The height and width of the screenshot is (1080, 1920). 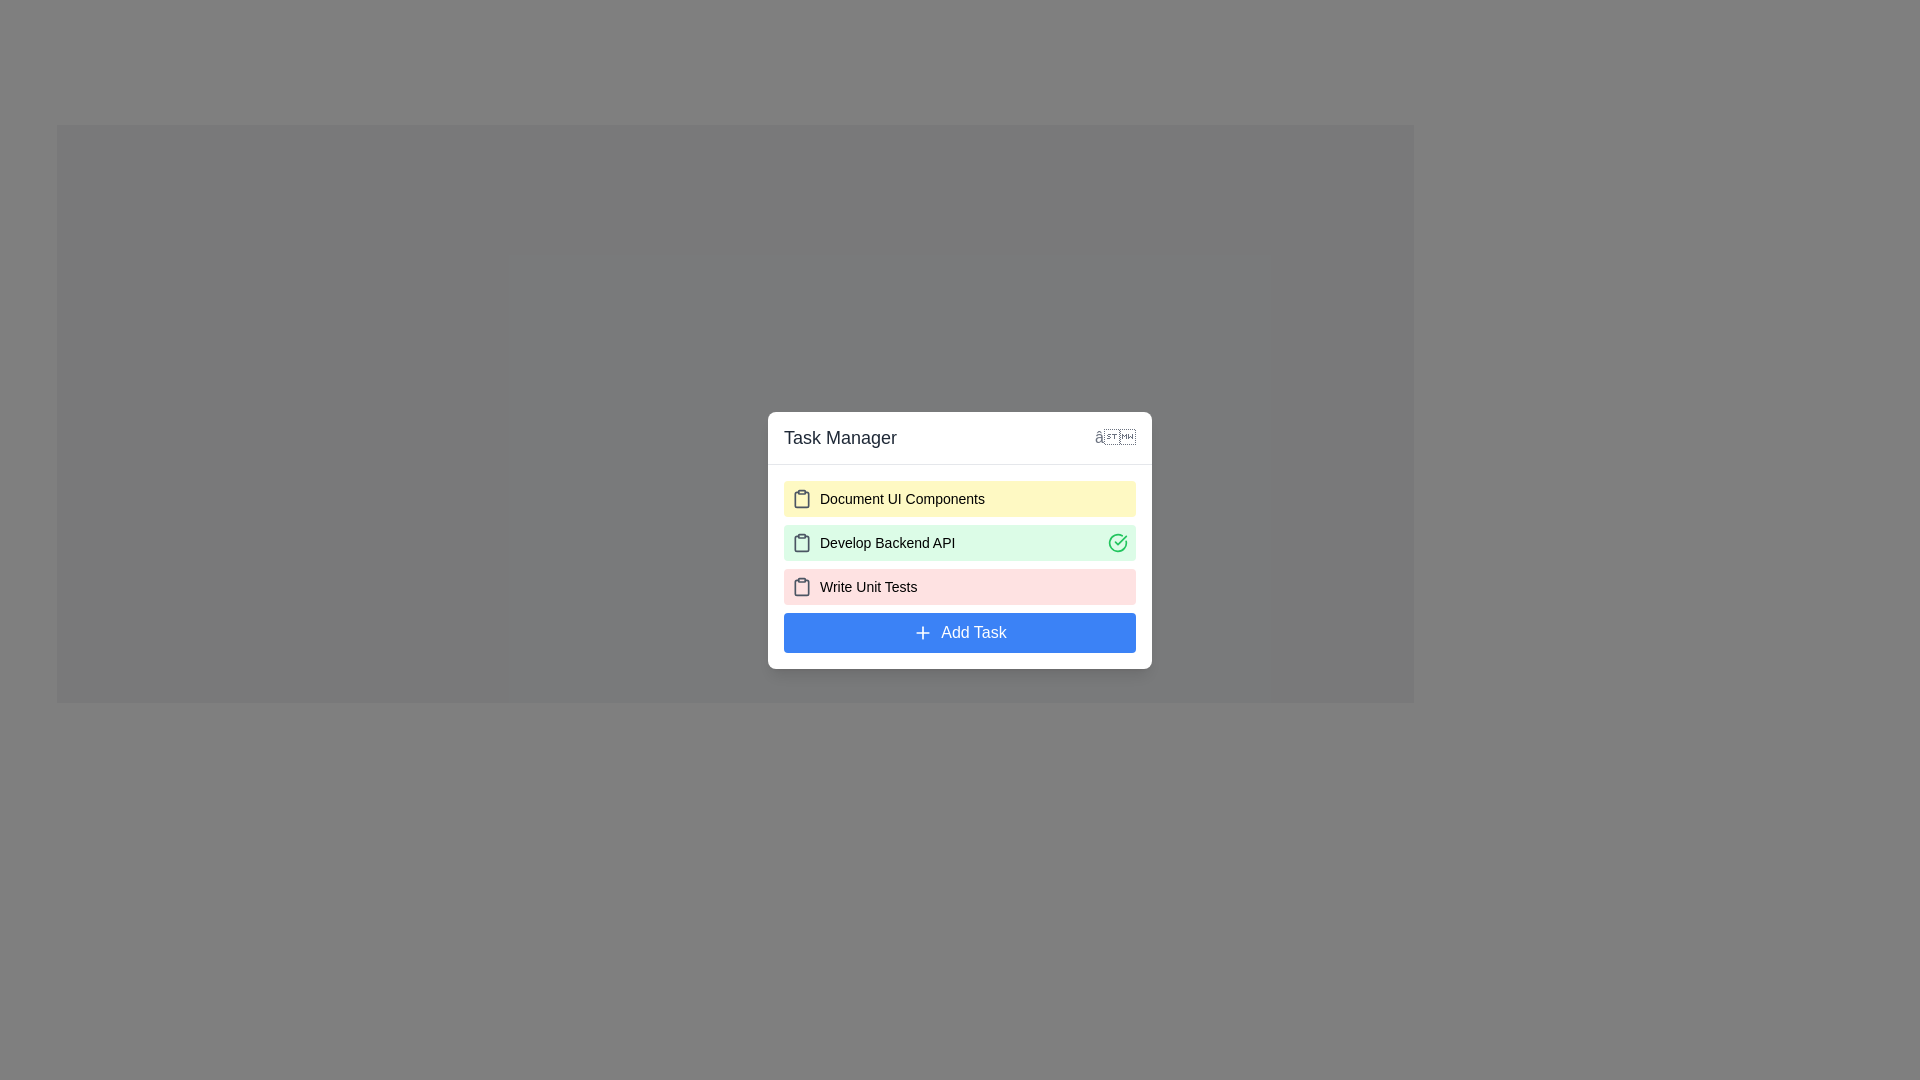 I want to click on the decorative clipboard icon located to the left of the 'Document UI Components' text in the first row of the task list, so click(x=801, y=496).